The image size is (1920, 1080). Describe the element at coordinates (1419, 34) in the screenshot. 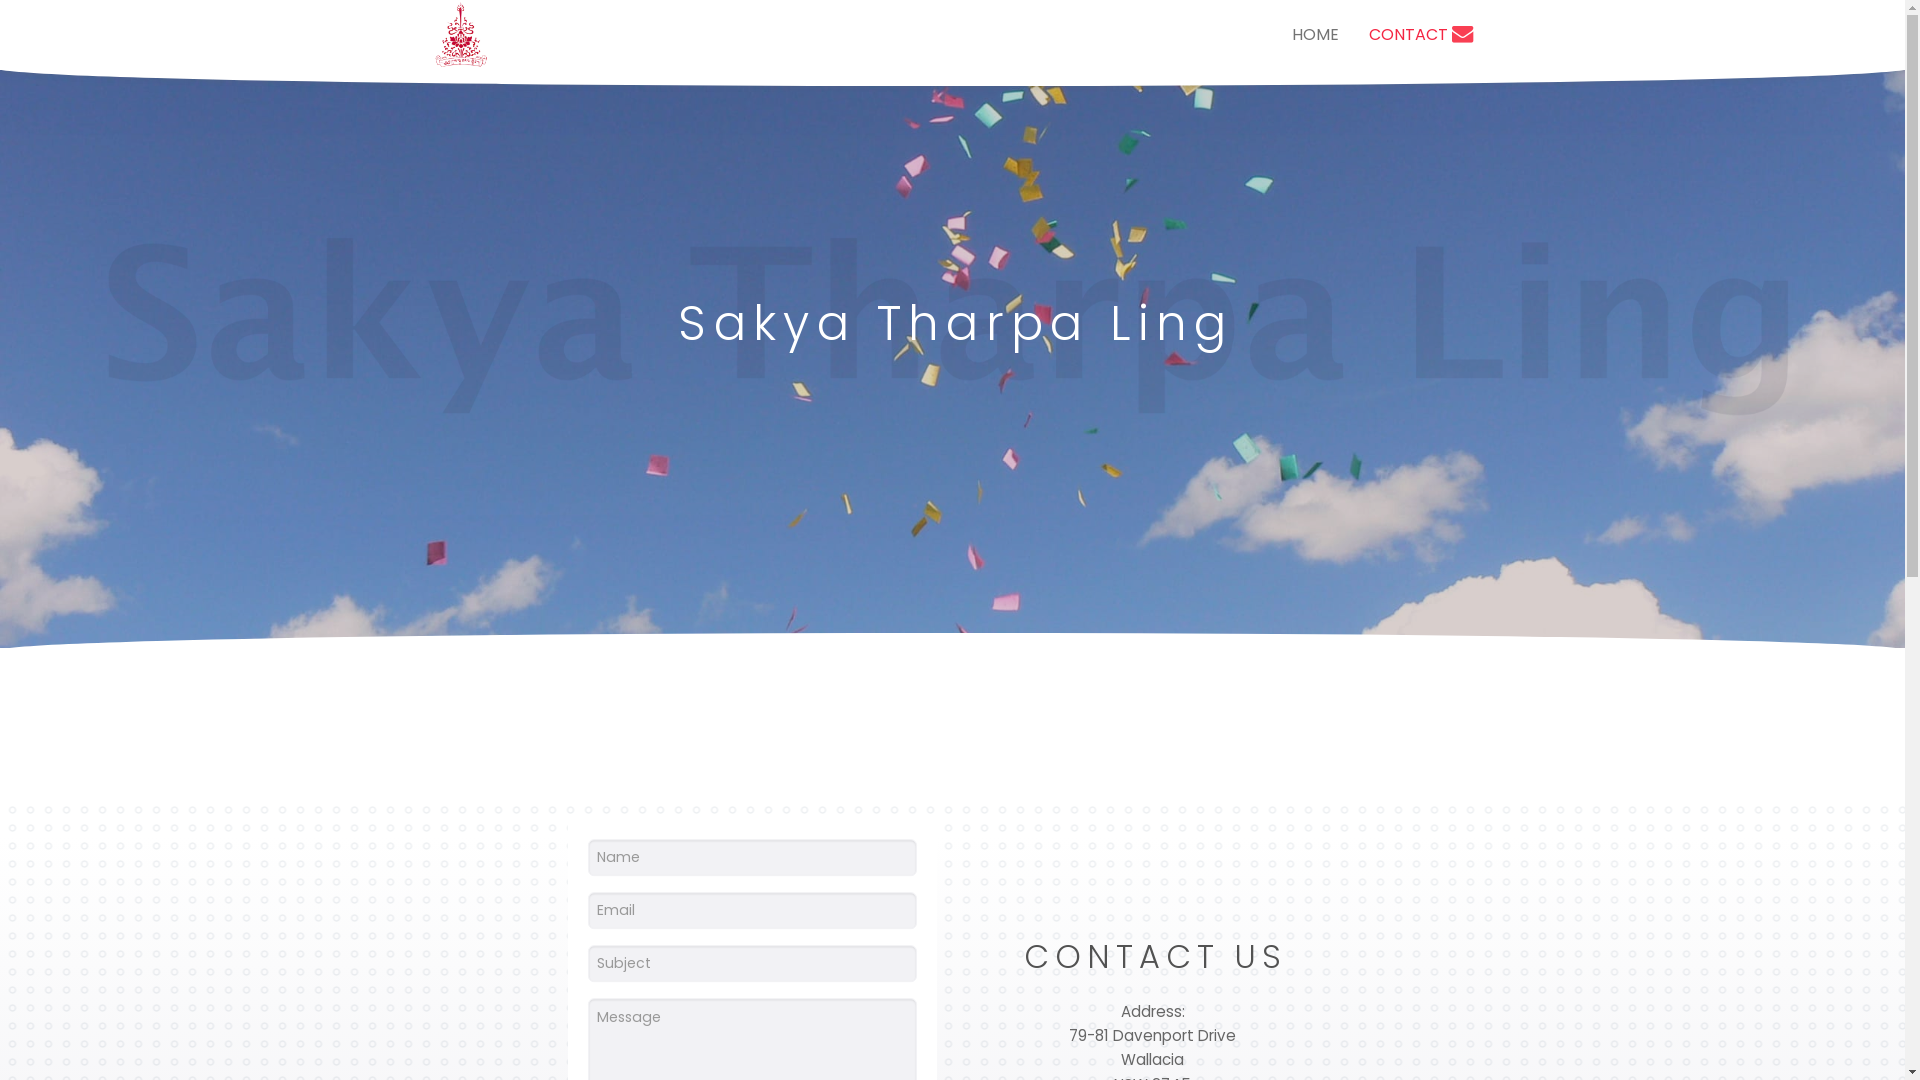

I see `'CONTACT'` at that location.